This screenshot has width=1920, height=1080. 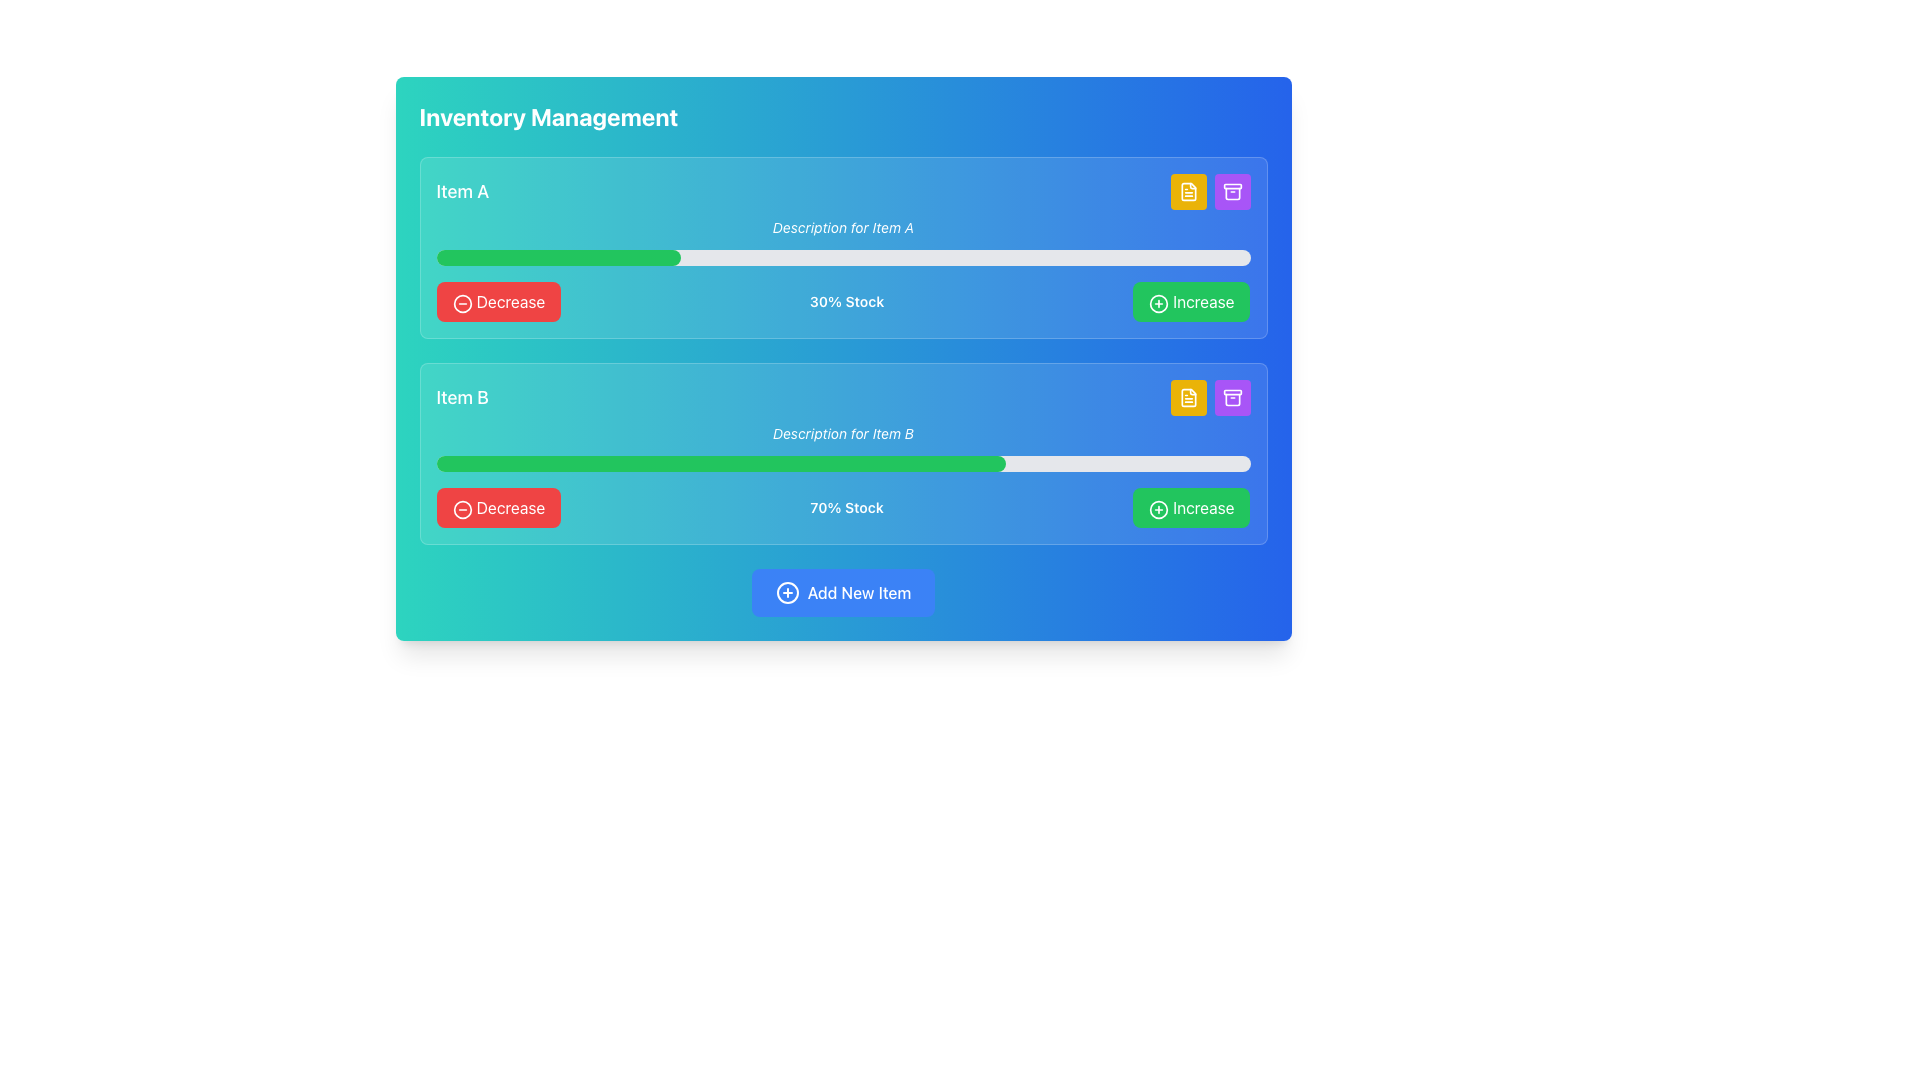 What do you see at coordinates (859, 257) in the screenshot?
I see `the stock level` at bounding box center [859, 257].